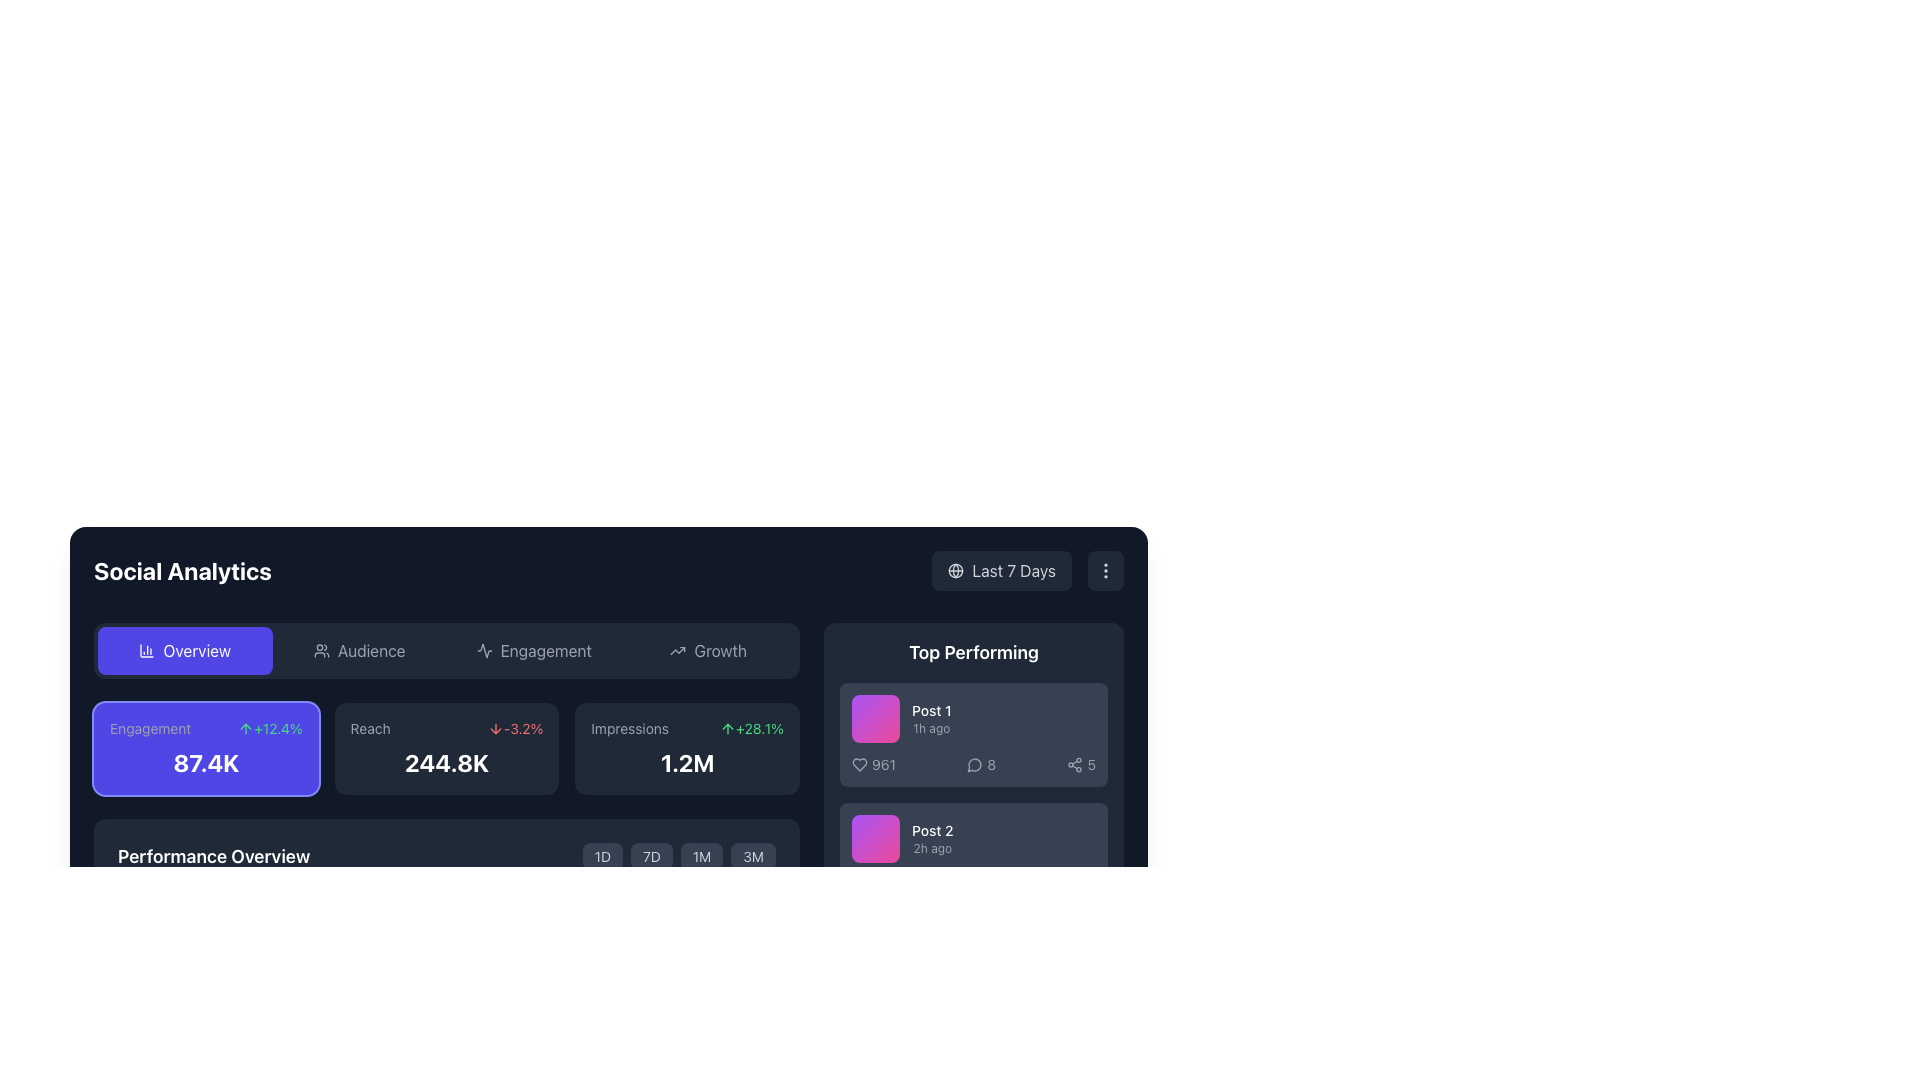 The height and width of the screenshot is (1080, 1920). I want to click on the static text display showing '244.8K', which is prominently styled in bold 2xl white font on a dark background, located in the lower section of the 'Reach' card in the analytics section, so click(445, 763).